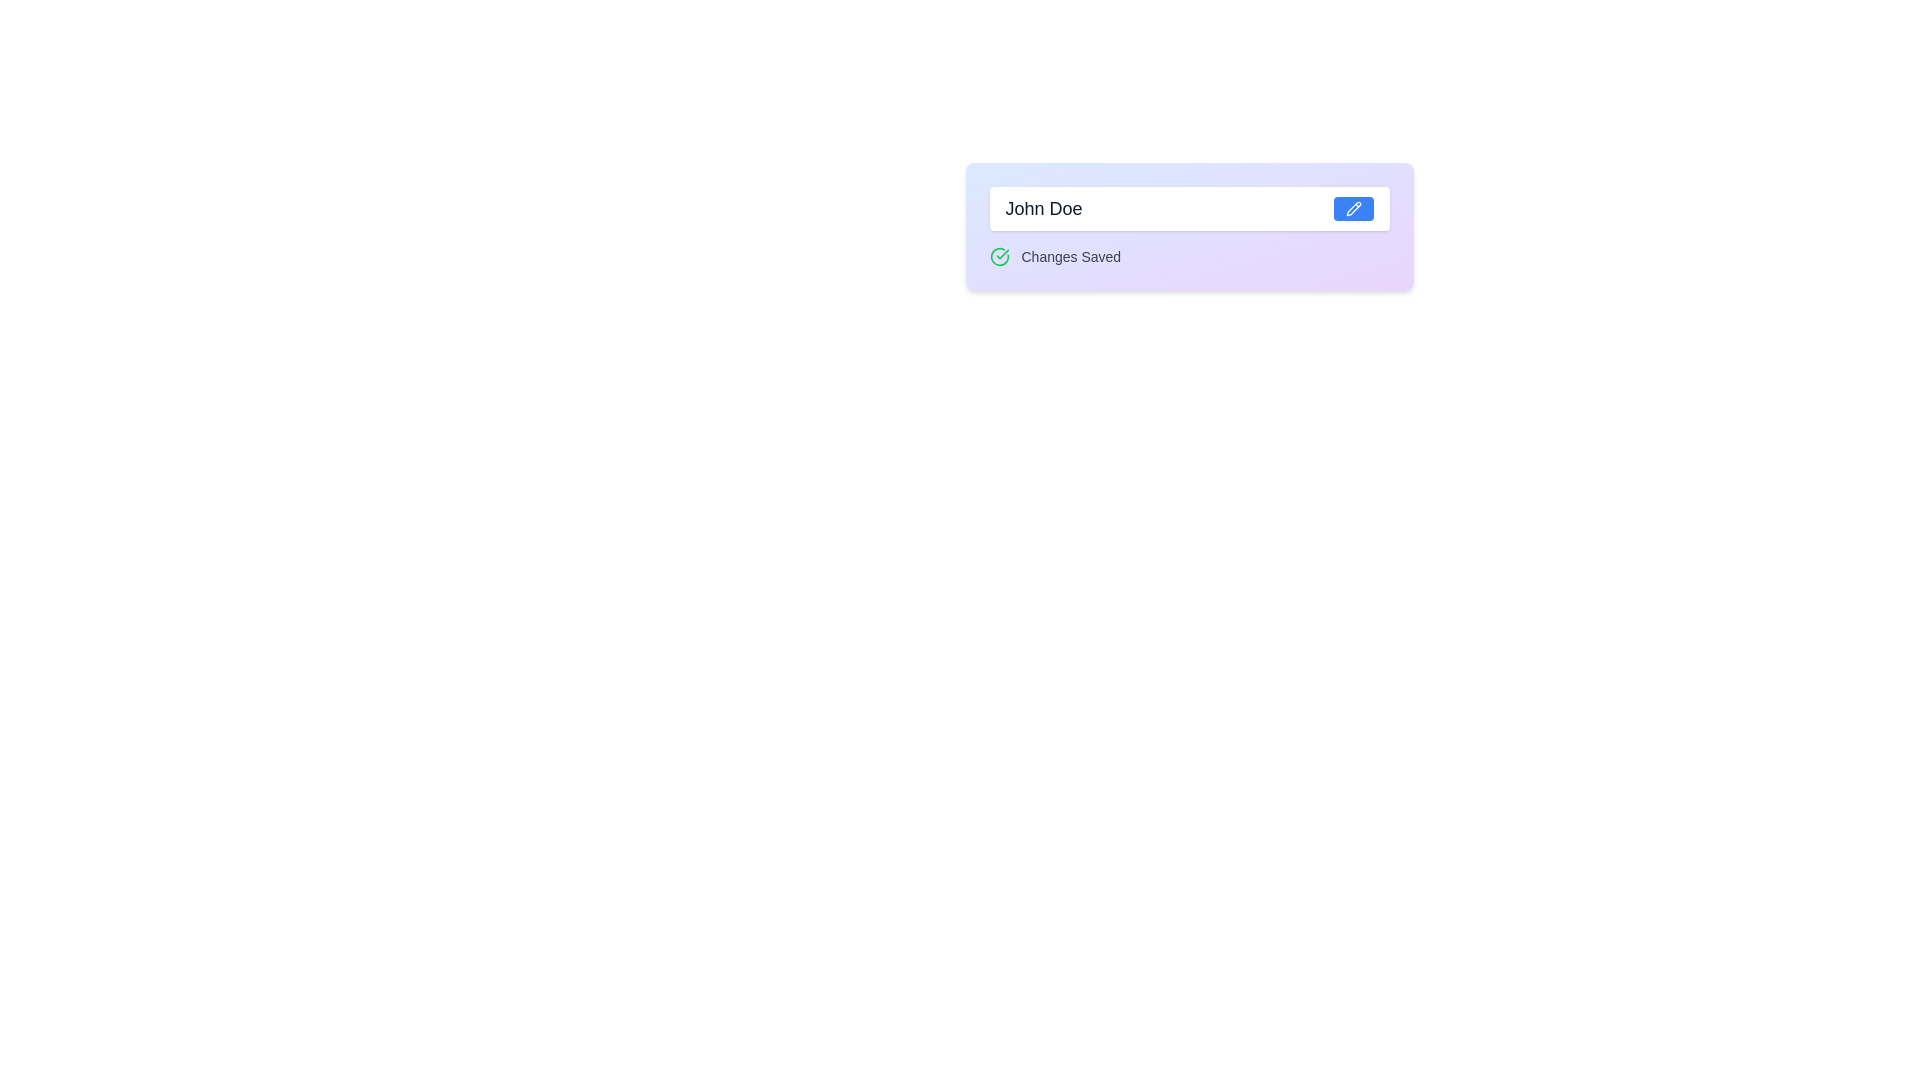  Describe the element at coordinates (1353, 208) in the screenshot. I see `the pencil icon component, which indicates an editing action, positioned adjacent to the right side of the 'John Doe' text input field` at that location.